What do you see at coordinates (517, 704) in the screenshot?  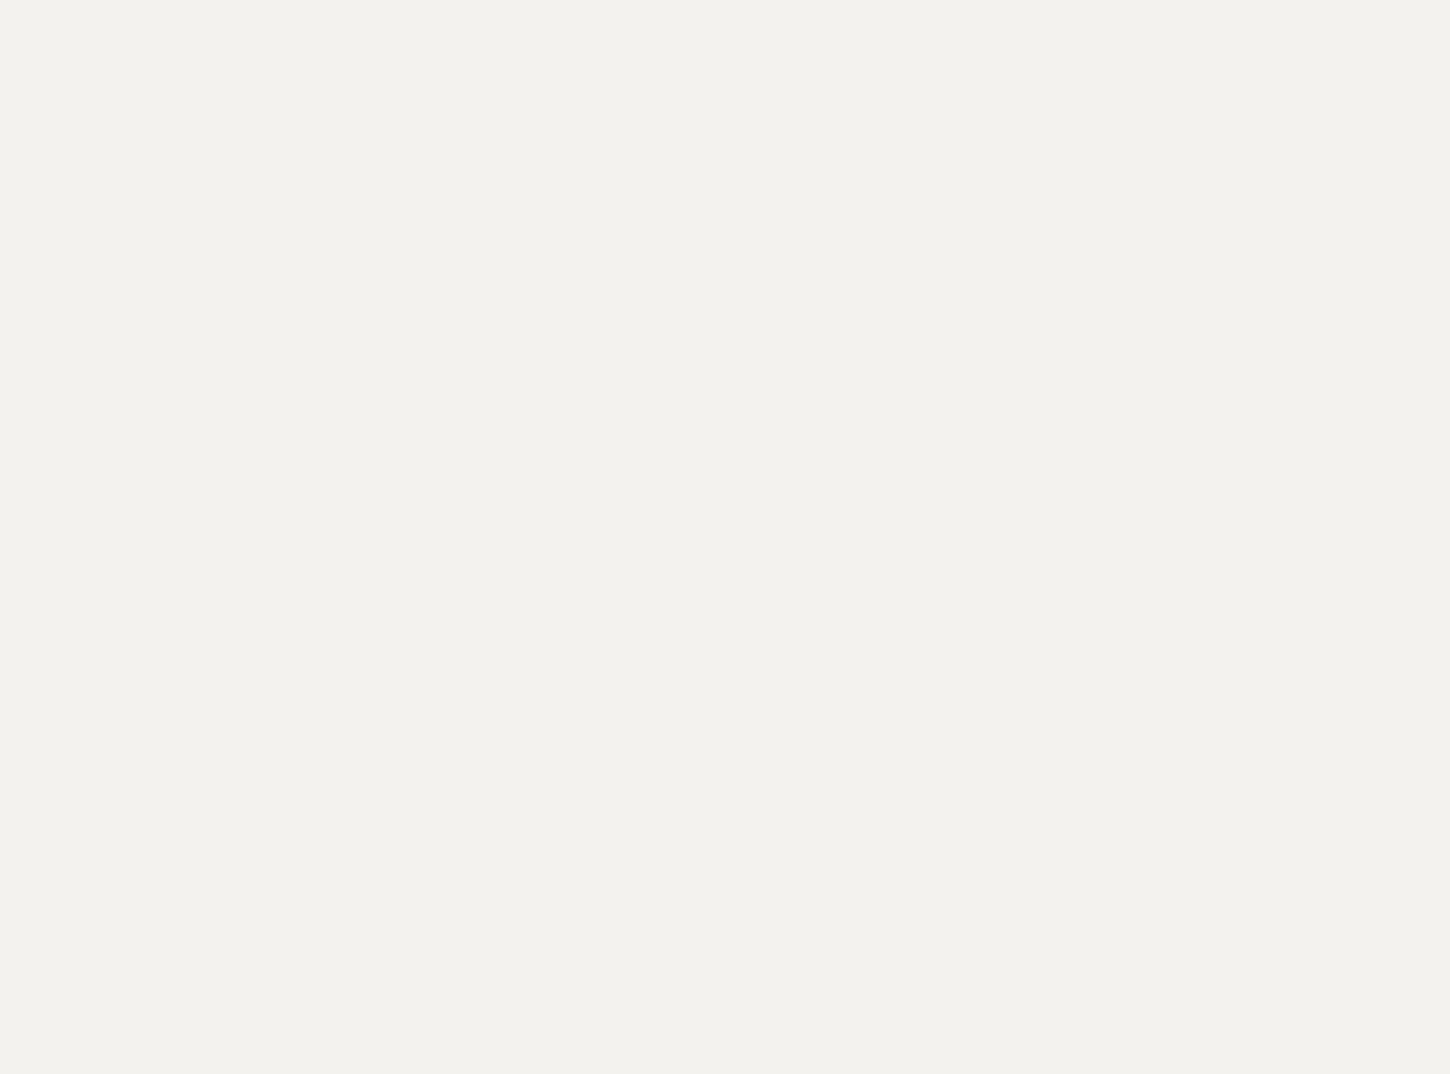 I see `','` at bounding box center [517, 704].